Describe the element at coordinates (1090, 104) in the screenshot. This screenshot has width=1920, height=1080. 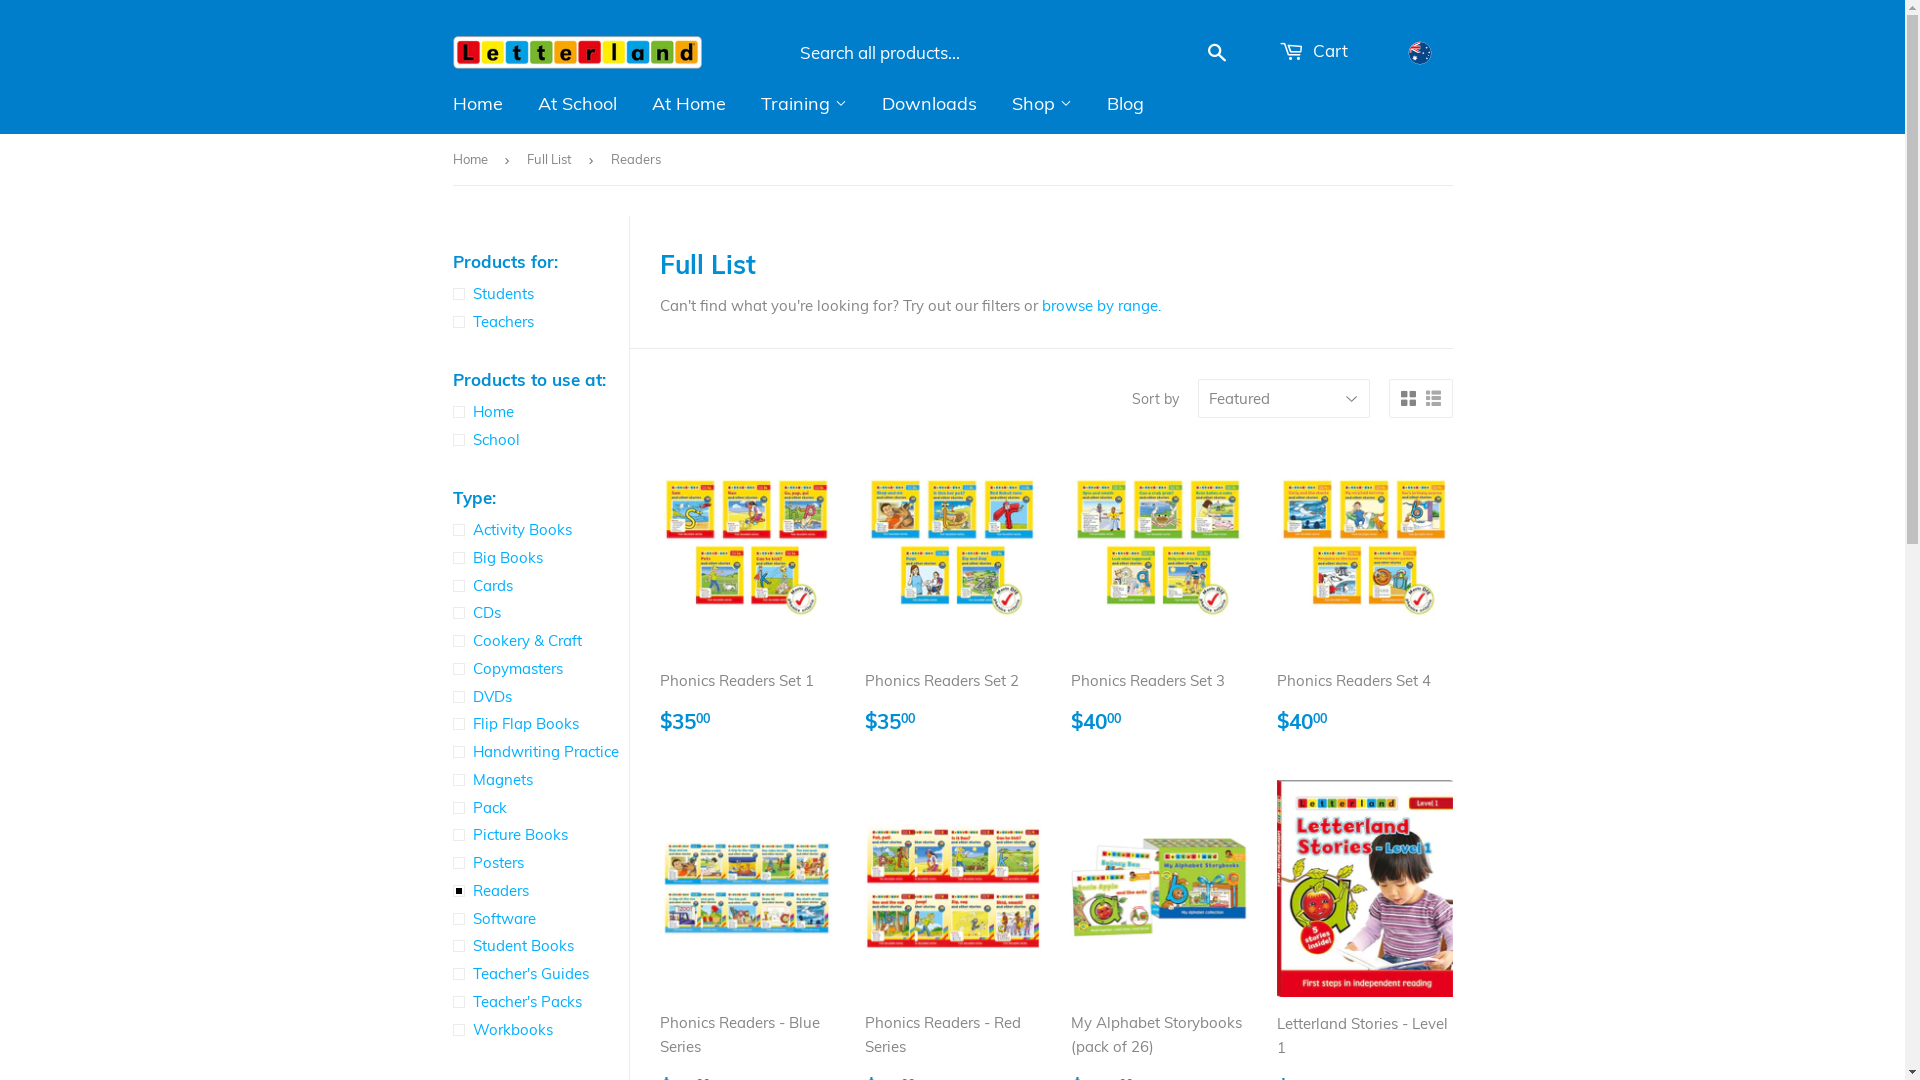
I see `'Blog'` at that location.